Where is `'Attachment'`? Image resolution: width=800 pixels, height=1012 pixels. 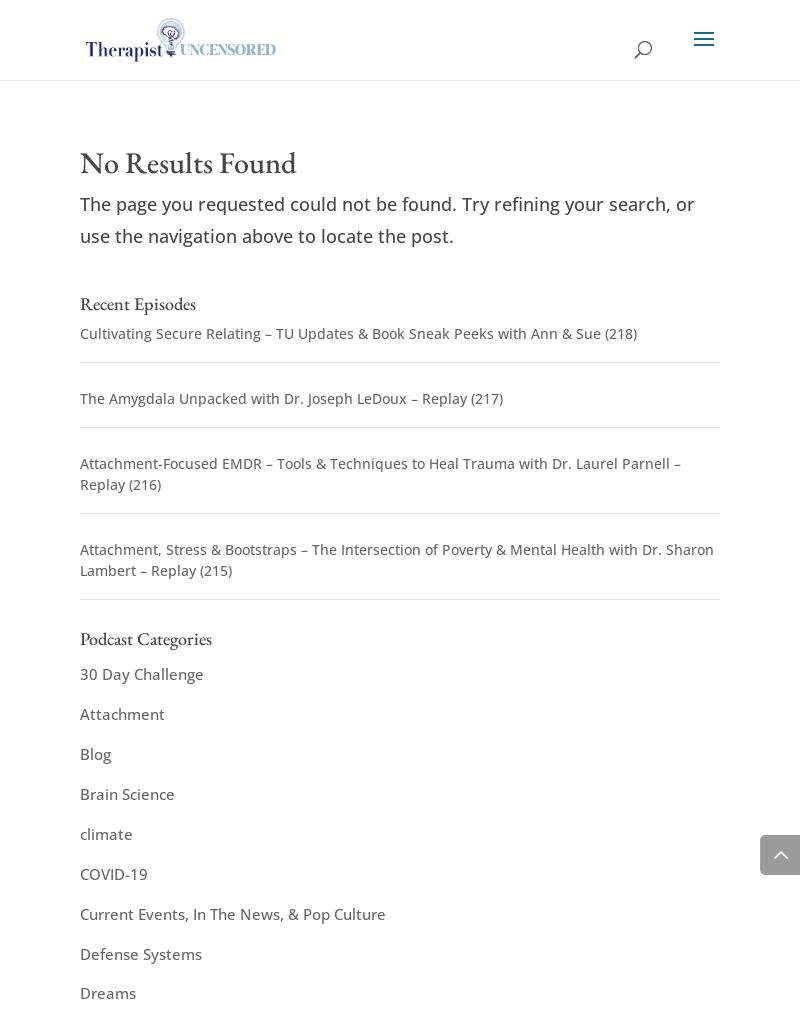
'Attachment' is located at coordinates (121, 713).